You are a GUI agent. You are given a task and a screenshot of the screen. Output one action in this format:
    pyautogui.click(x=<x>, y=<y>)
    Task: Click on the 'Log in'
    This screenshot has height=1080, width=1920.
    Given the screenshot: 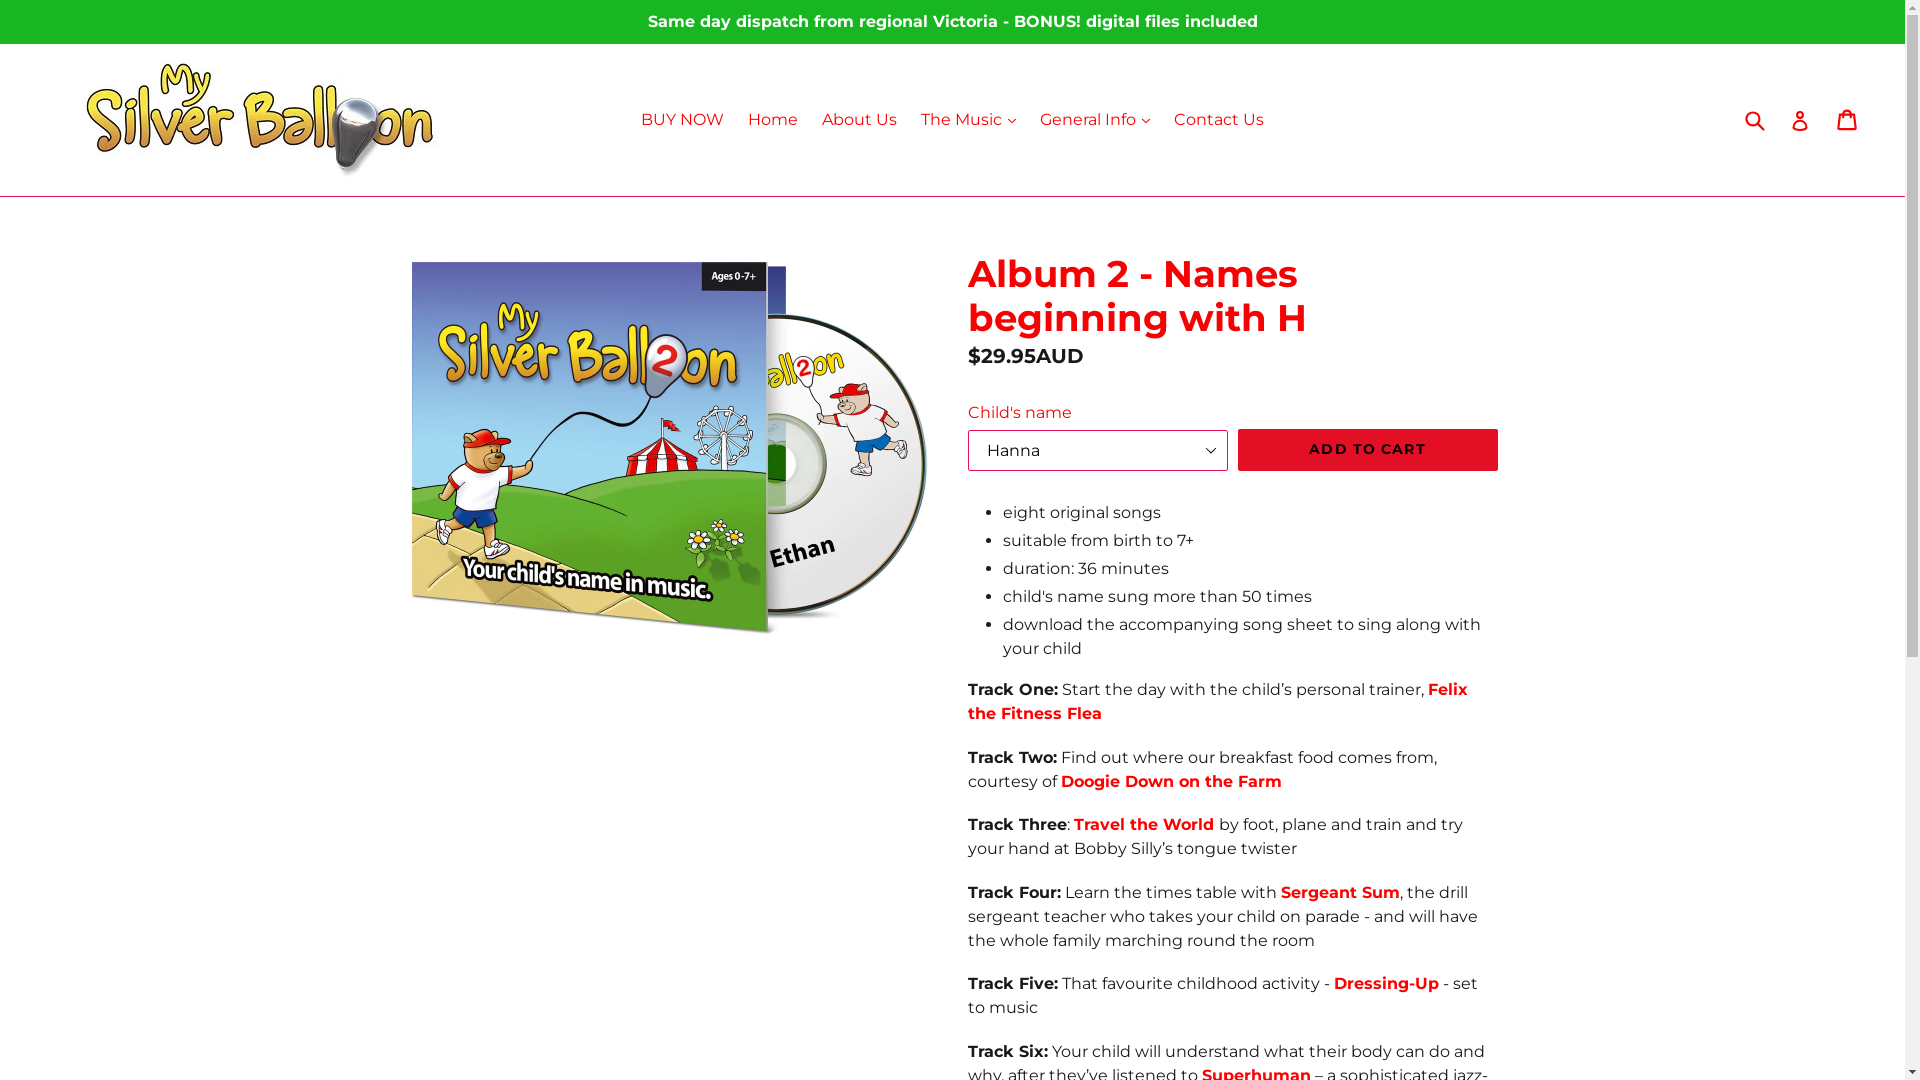 What is the action you would take?
    pyautogui.click(x=1790, y=119)
    